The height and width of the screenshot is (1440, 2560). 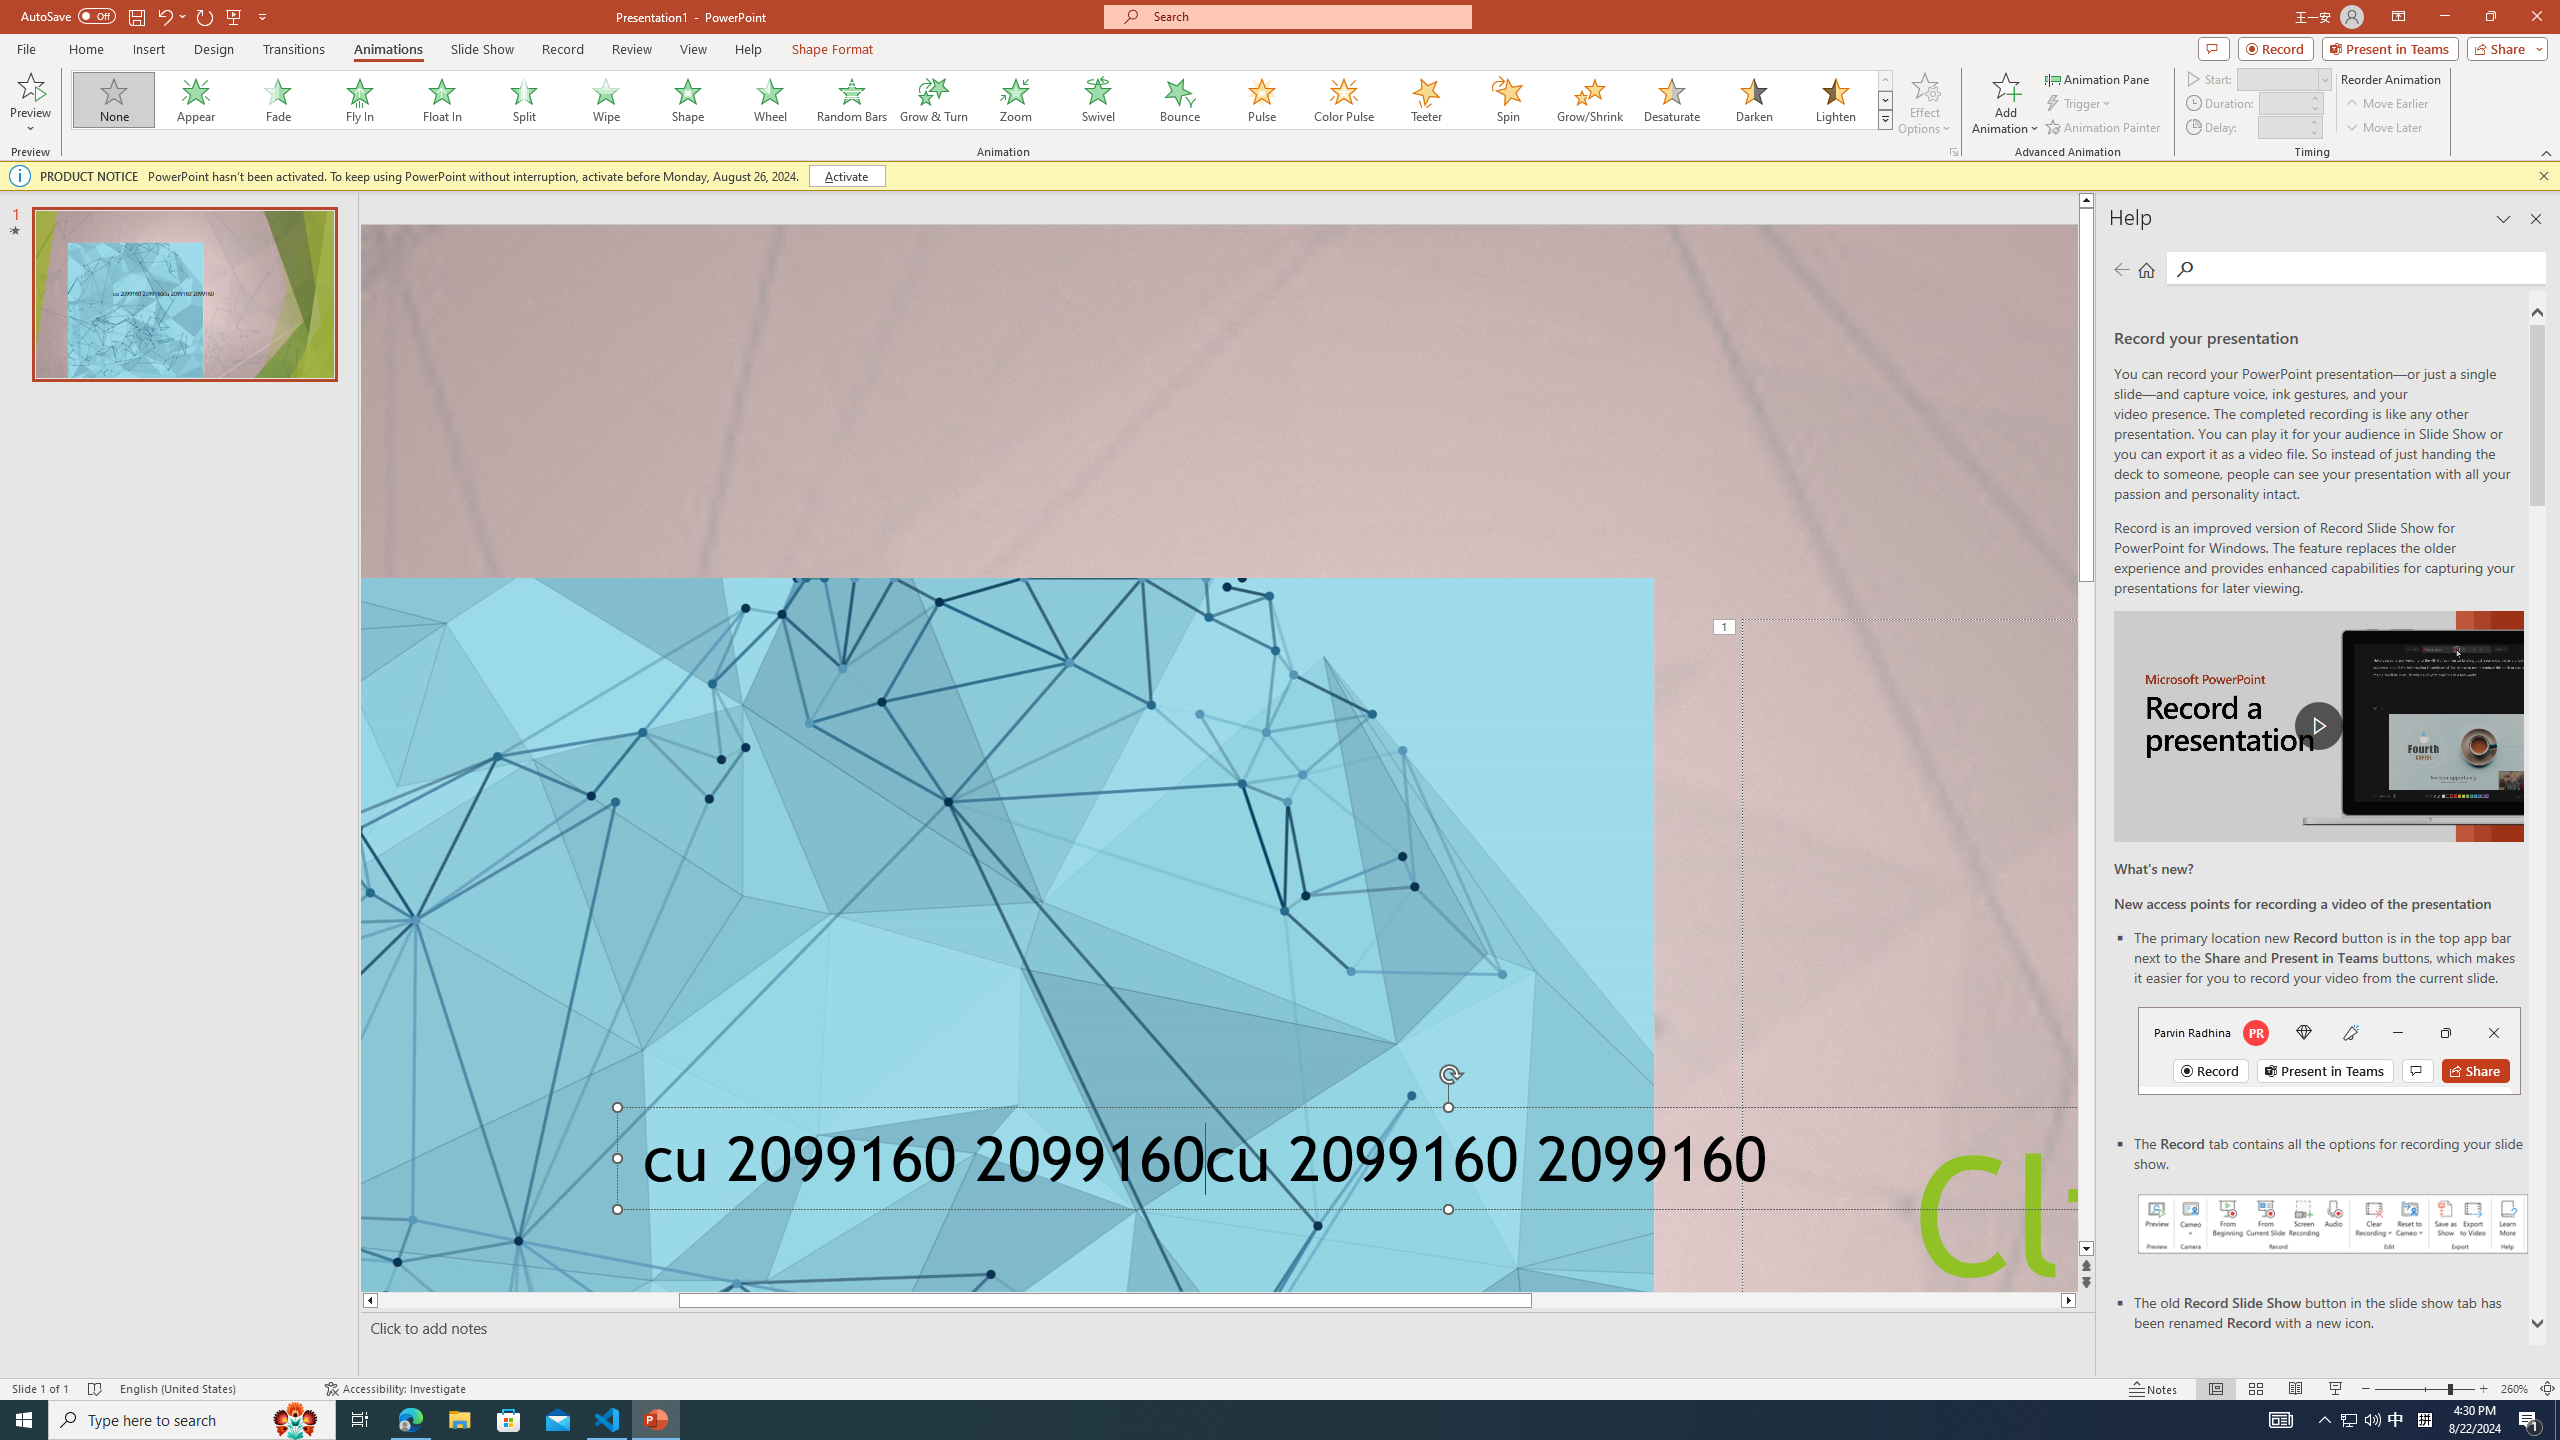 I want to click on 'Color Pulse', so click(x=1344, y=99).